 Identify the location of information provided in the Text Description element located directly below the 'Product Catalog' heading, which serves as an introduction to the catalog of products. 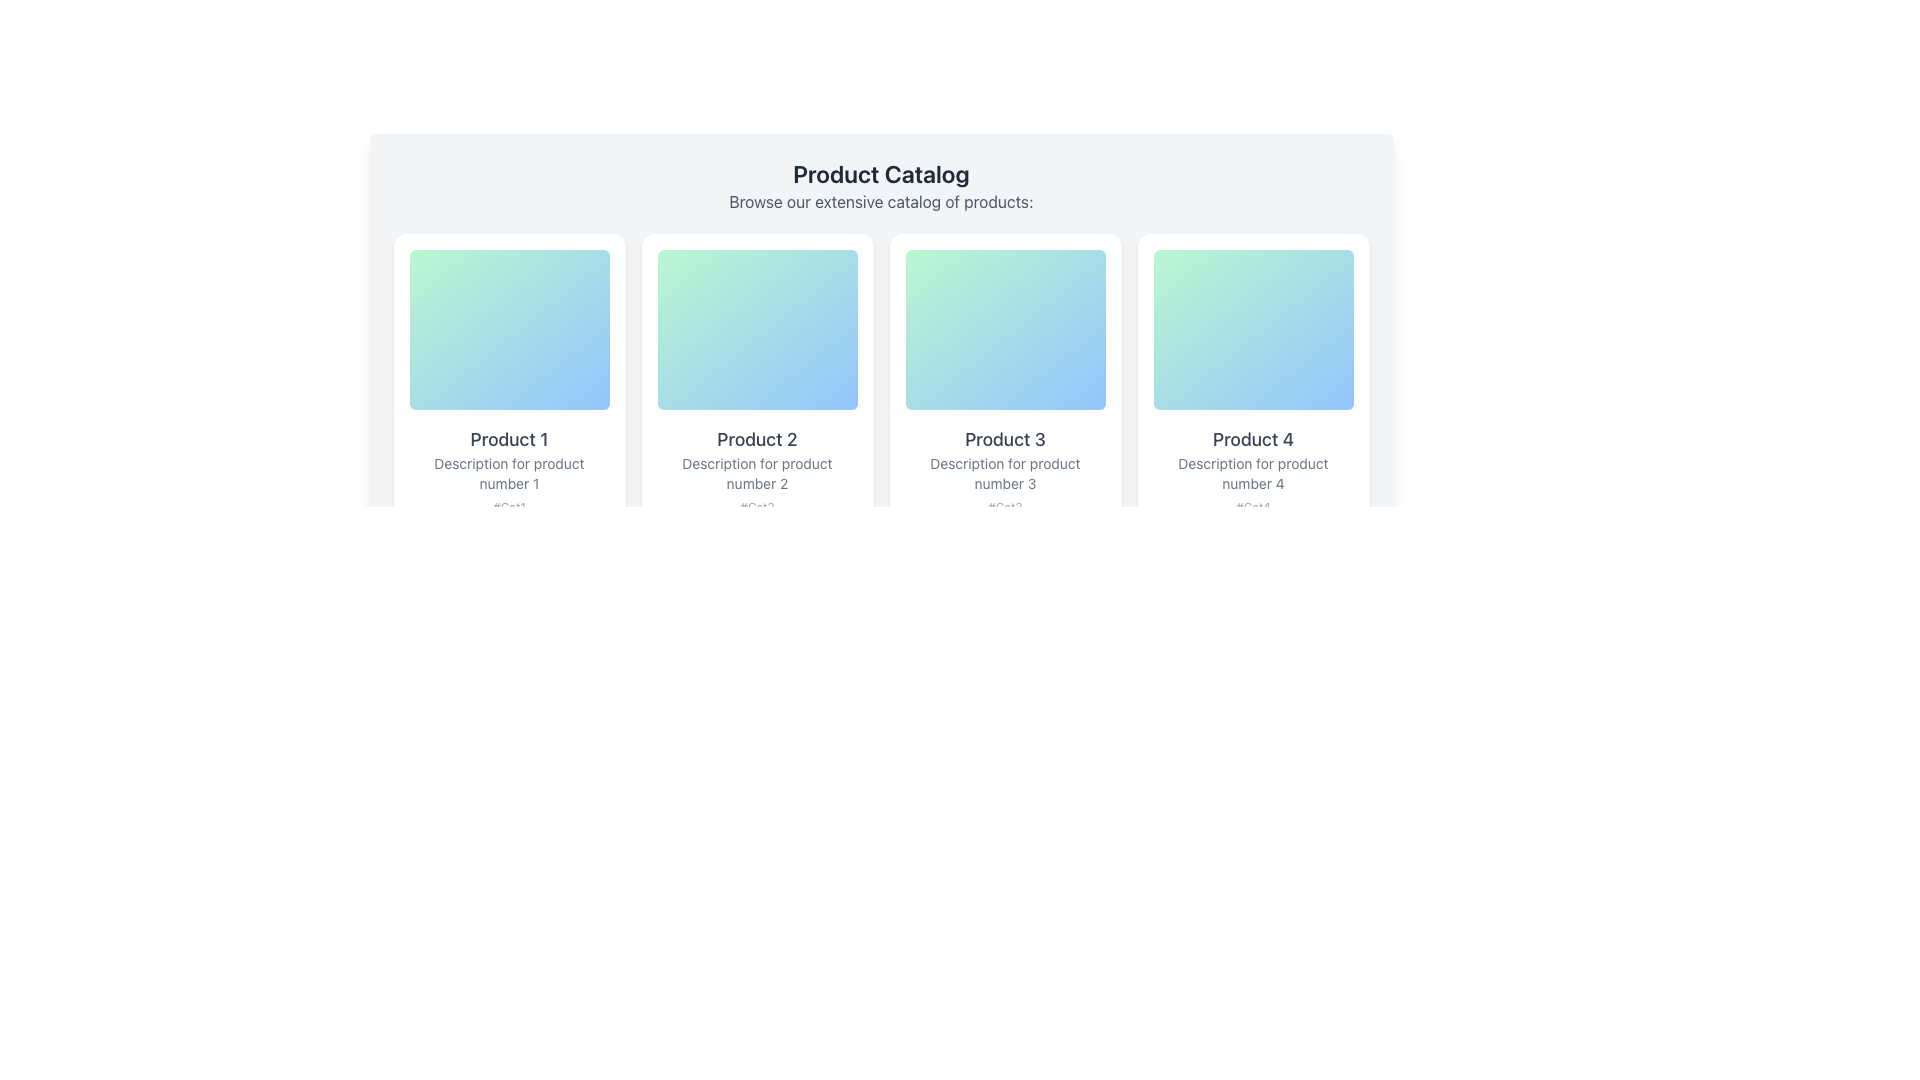
(880, 201).